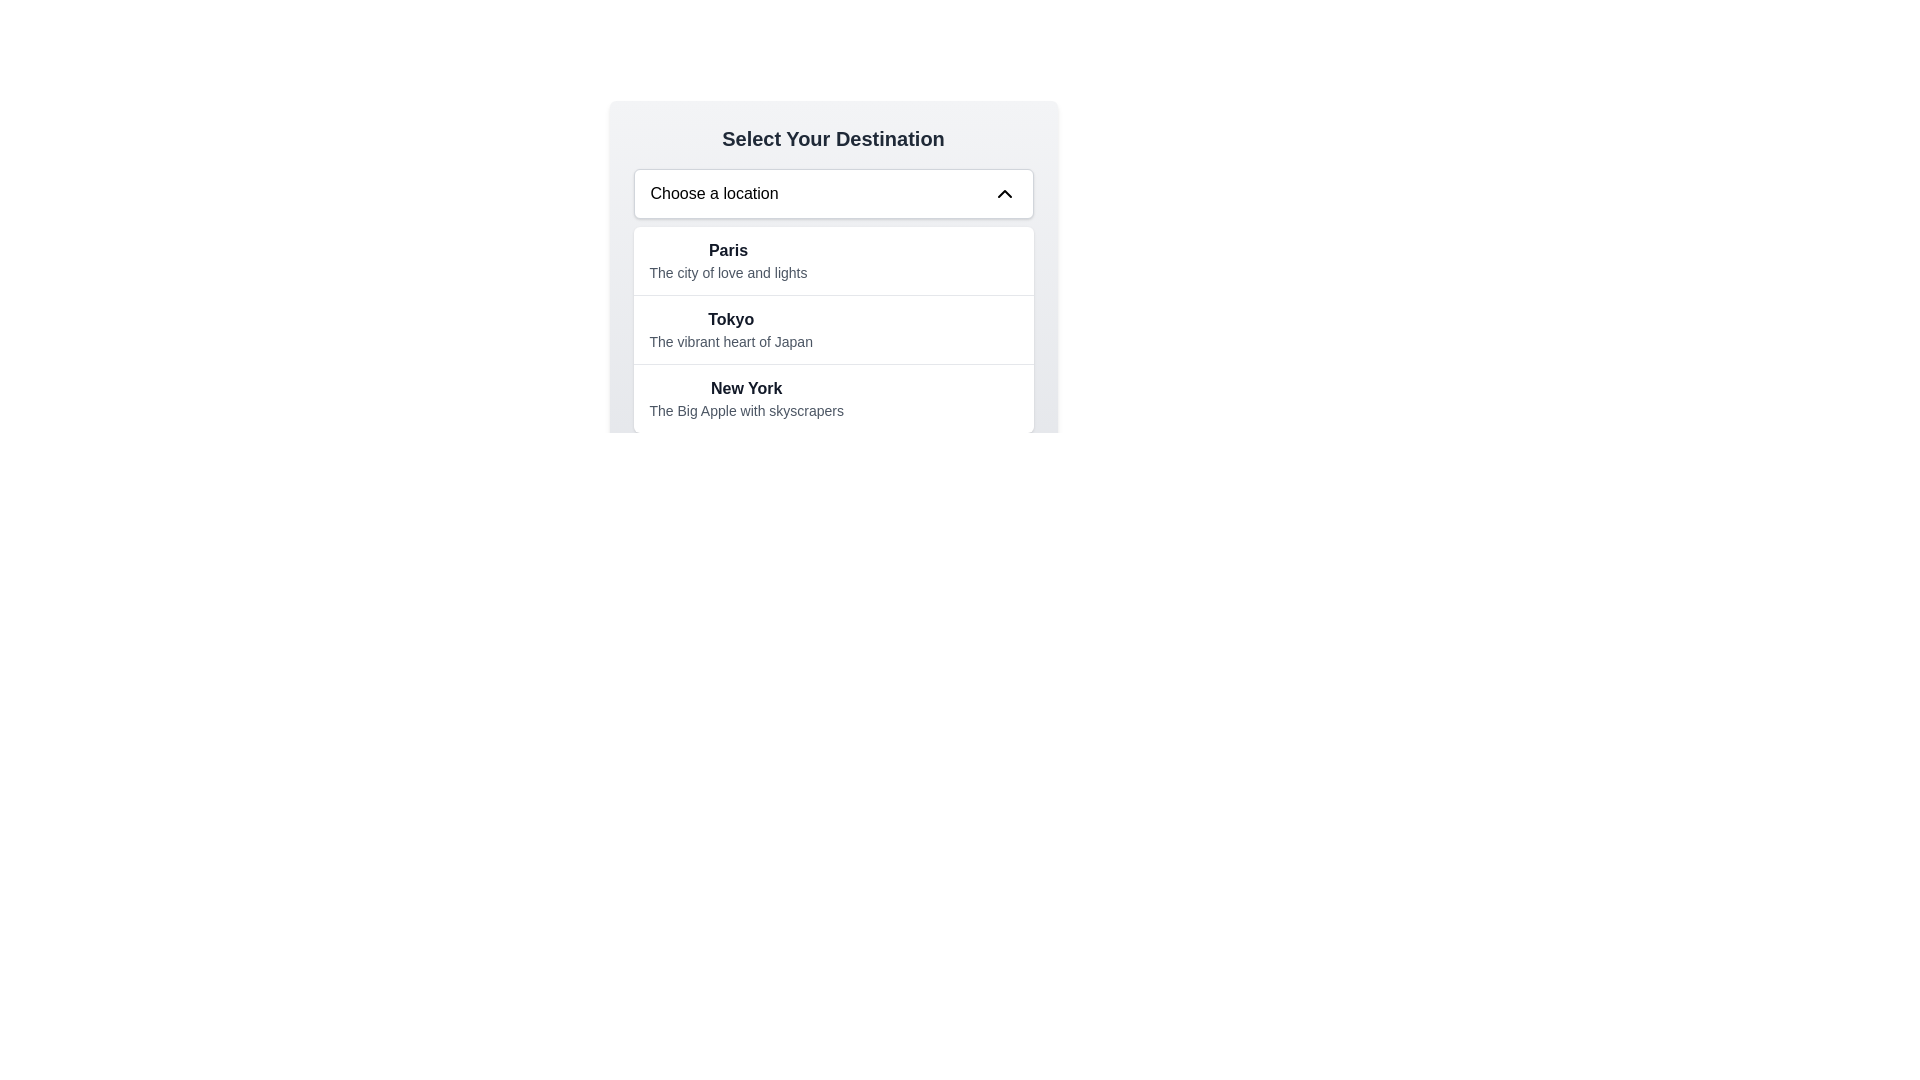  Describe the element at coordinates (727, 249) in the screenshot. I see `the 'Paris' destination text label in the dropdown menu of the 'Select Your Destination' interface` at that location.